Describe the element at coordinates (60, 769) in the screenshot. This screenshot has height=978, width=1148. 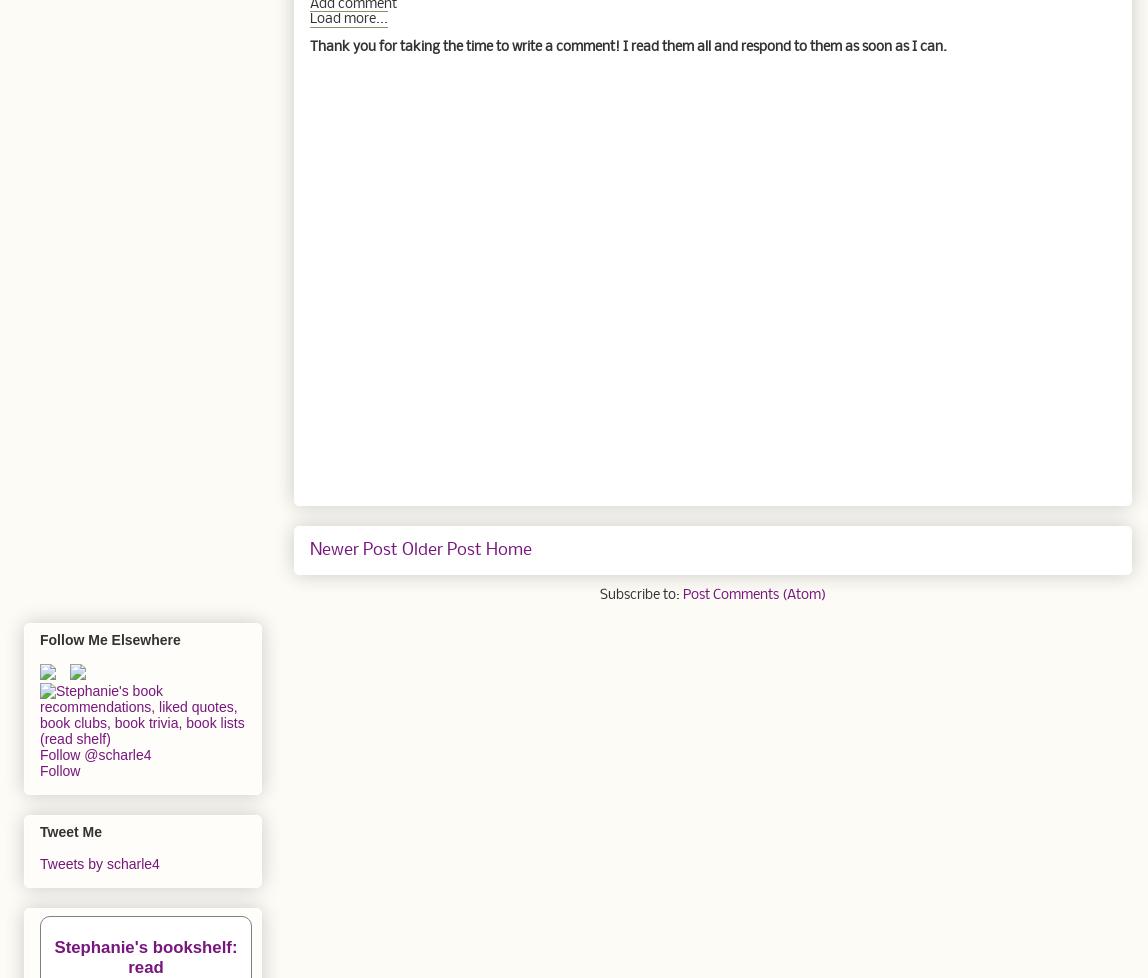
I see `'Follow'` at that location.